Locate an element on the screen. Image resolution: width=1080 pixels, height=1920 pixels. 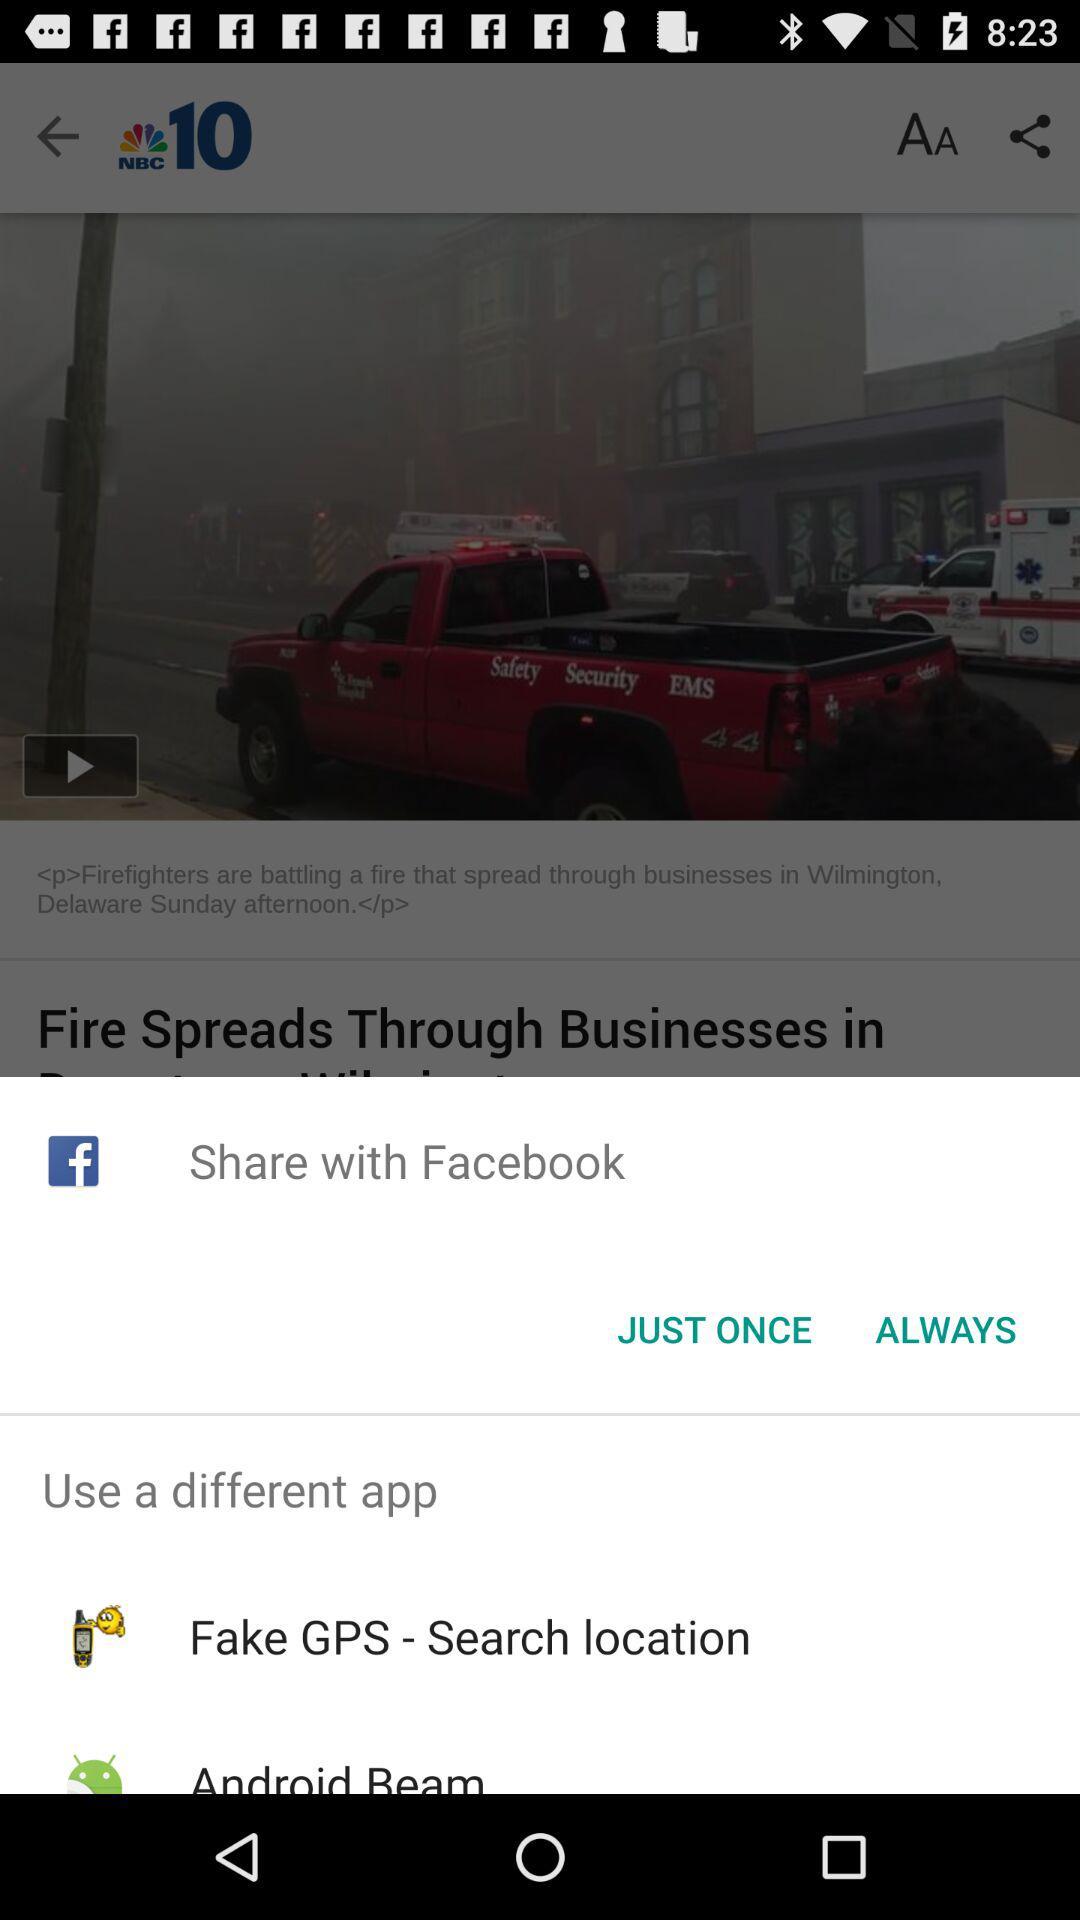
use a different is located at coordinates (540, 1489).